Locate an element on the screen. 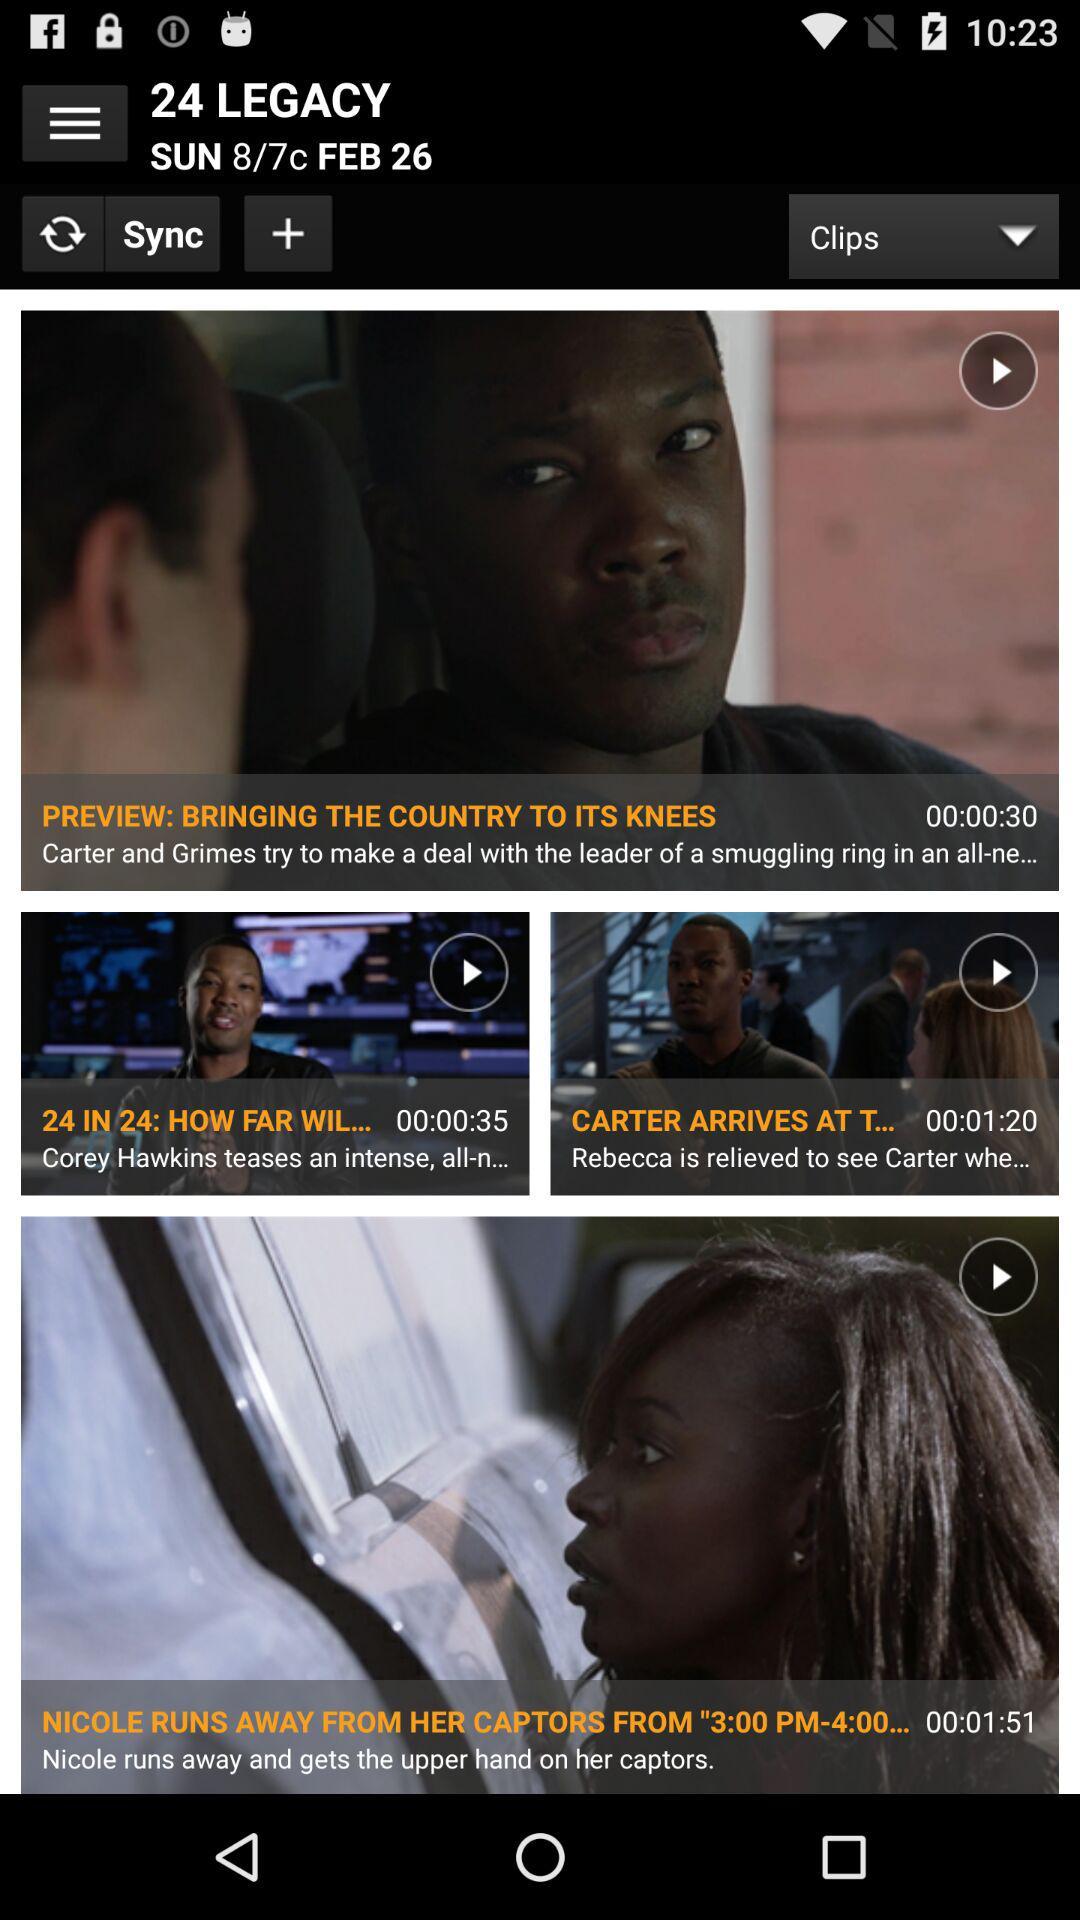 This screenshot has height=1920, width=1080. more option is located at coordinates (73, 122).